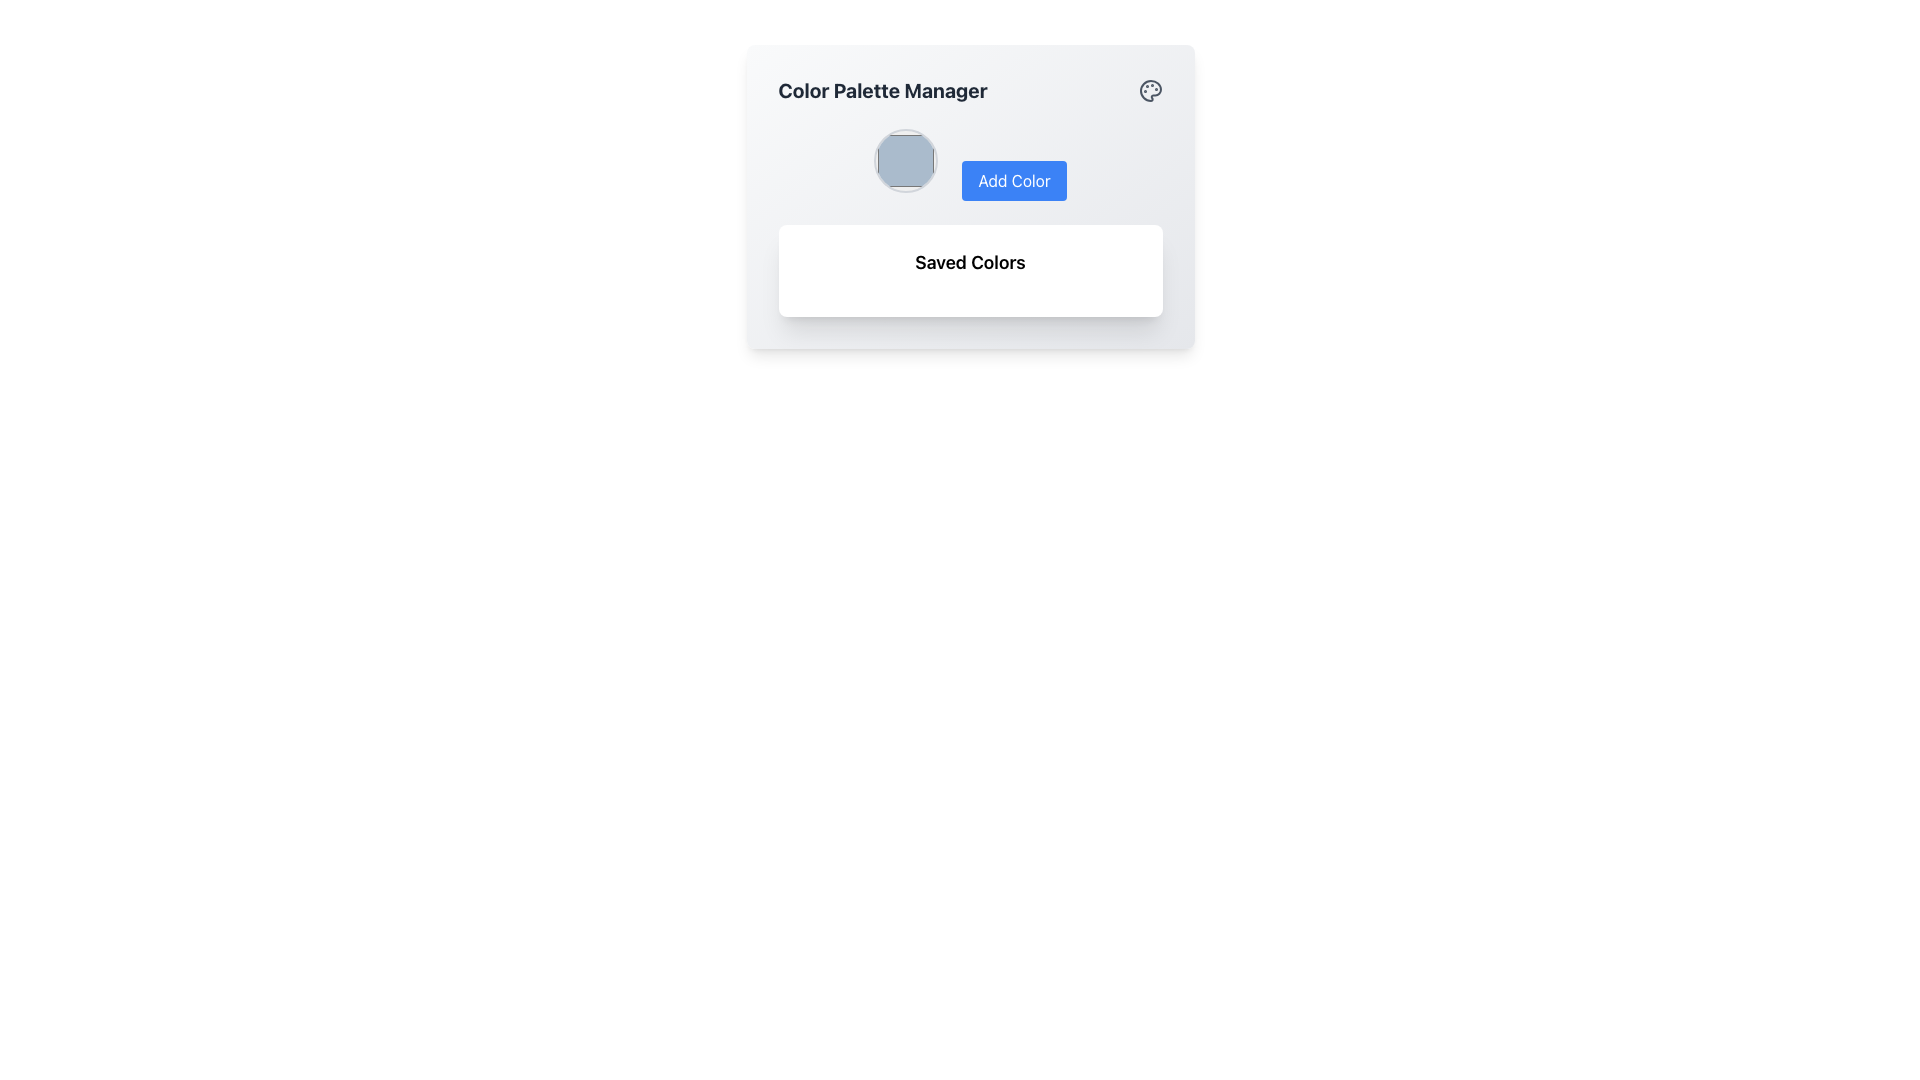  I want to click on the button, so click(1014, 181).